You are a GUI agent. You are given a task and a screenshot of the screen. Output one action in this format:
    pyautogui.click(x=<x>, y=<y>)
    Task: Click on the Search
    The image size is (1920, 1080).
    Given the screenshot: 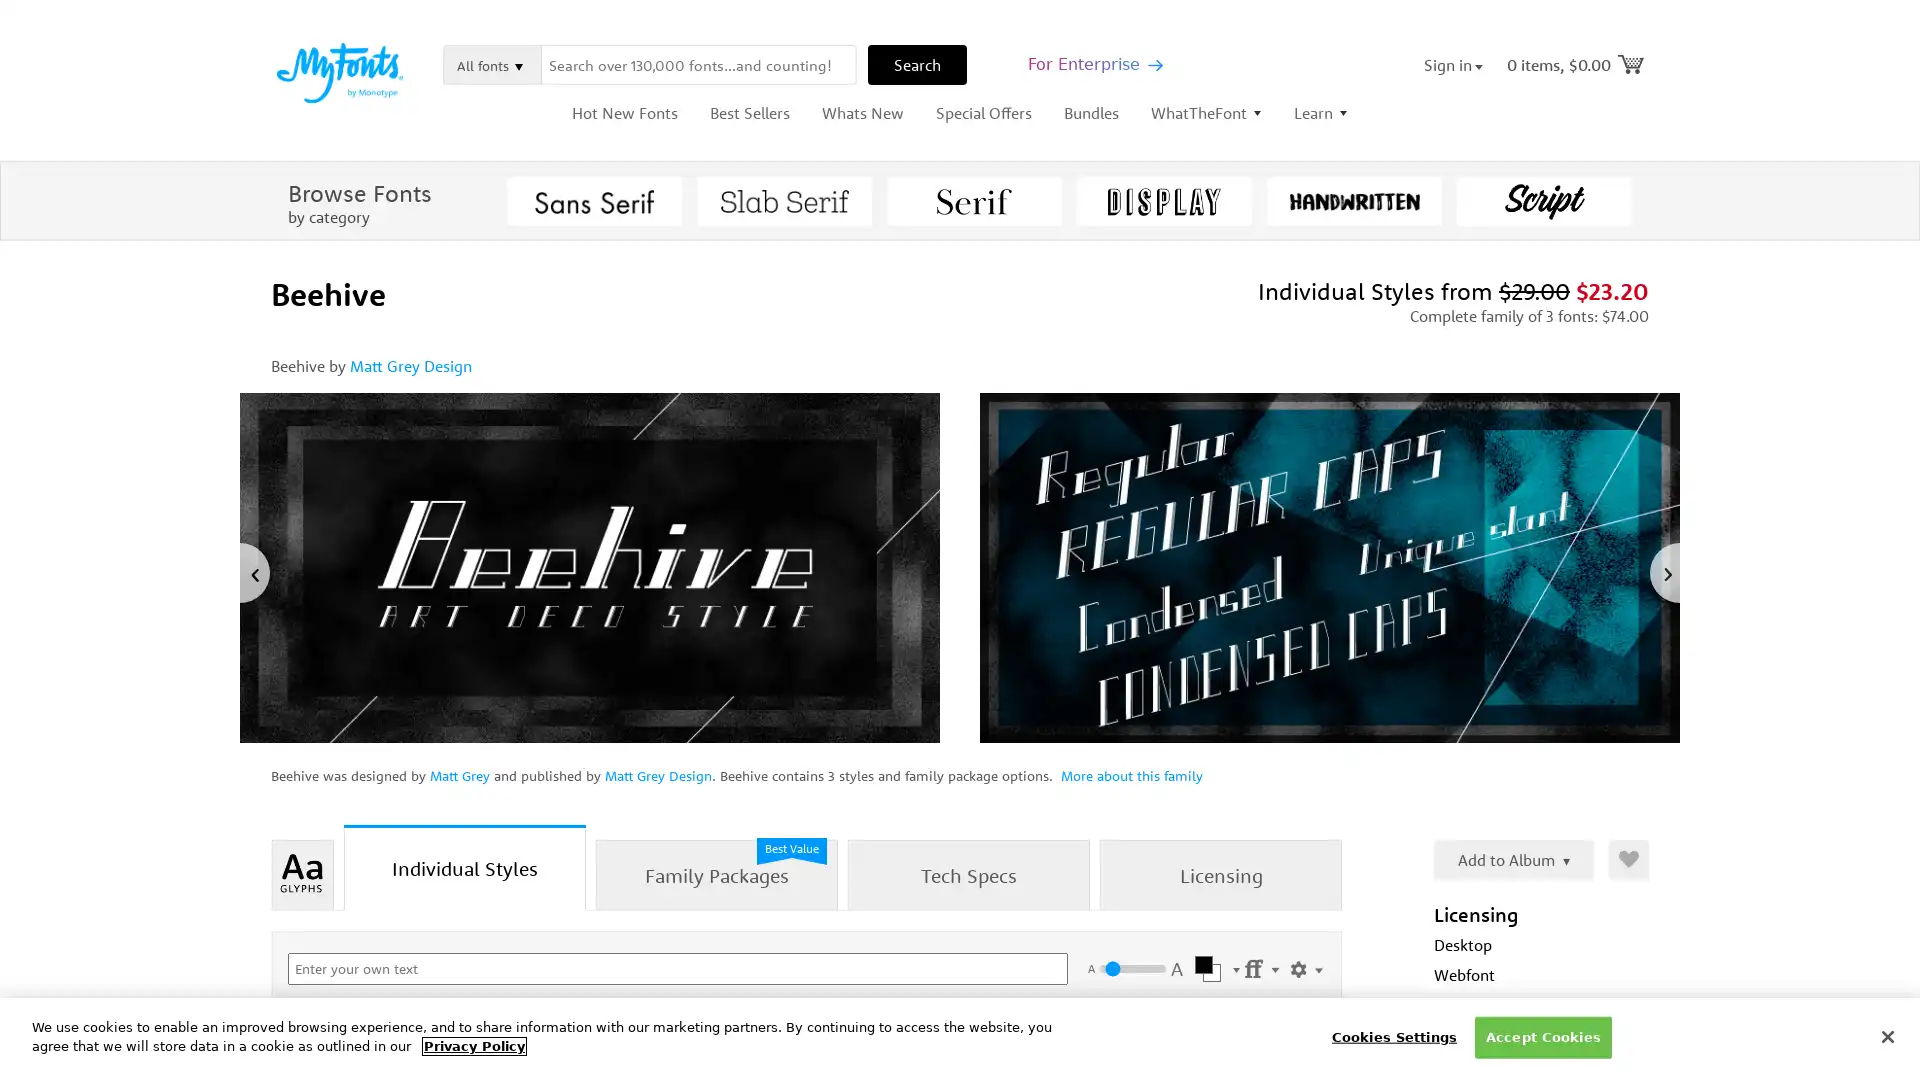 What is the action you would take?
    pyautogui.click(x=916, y=64)
    